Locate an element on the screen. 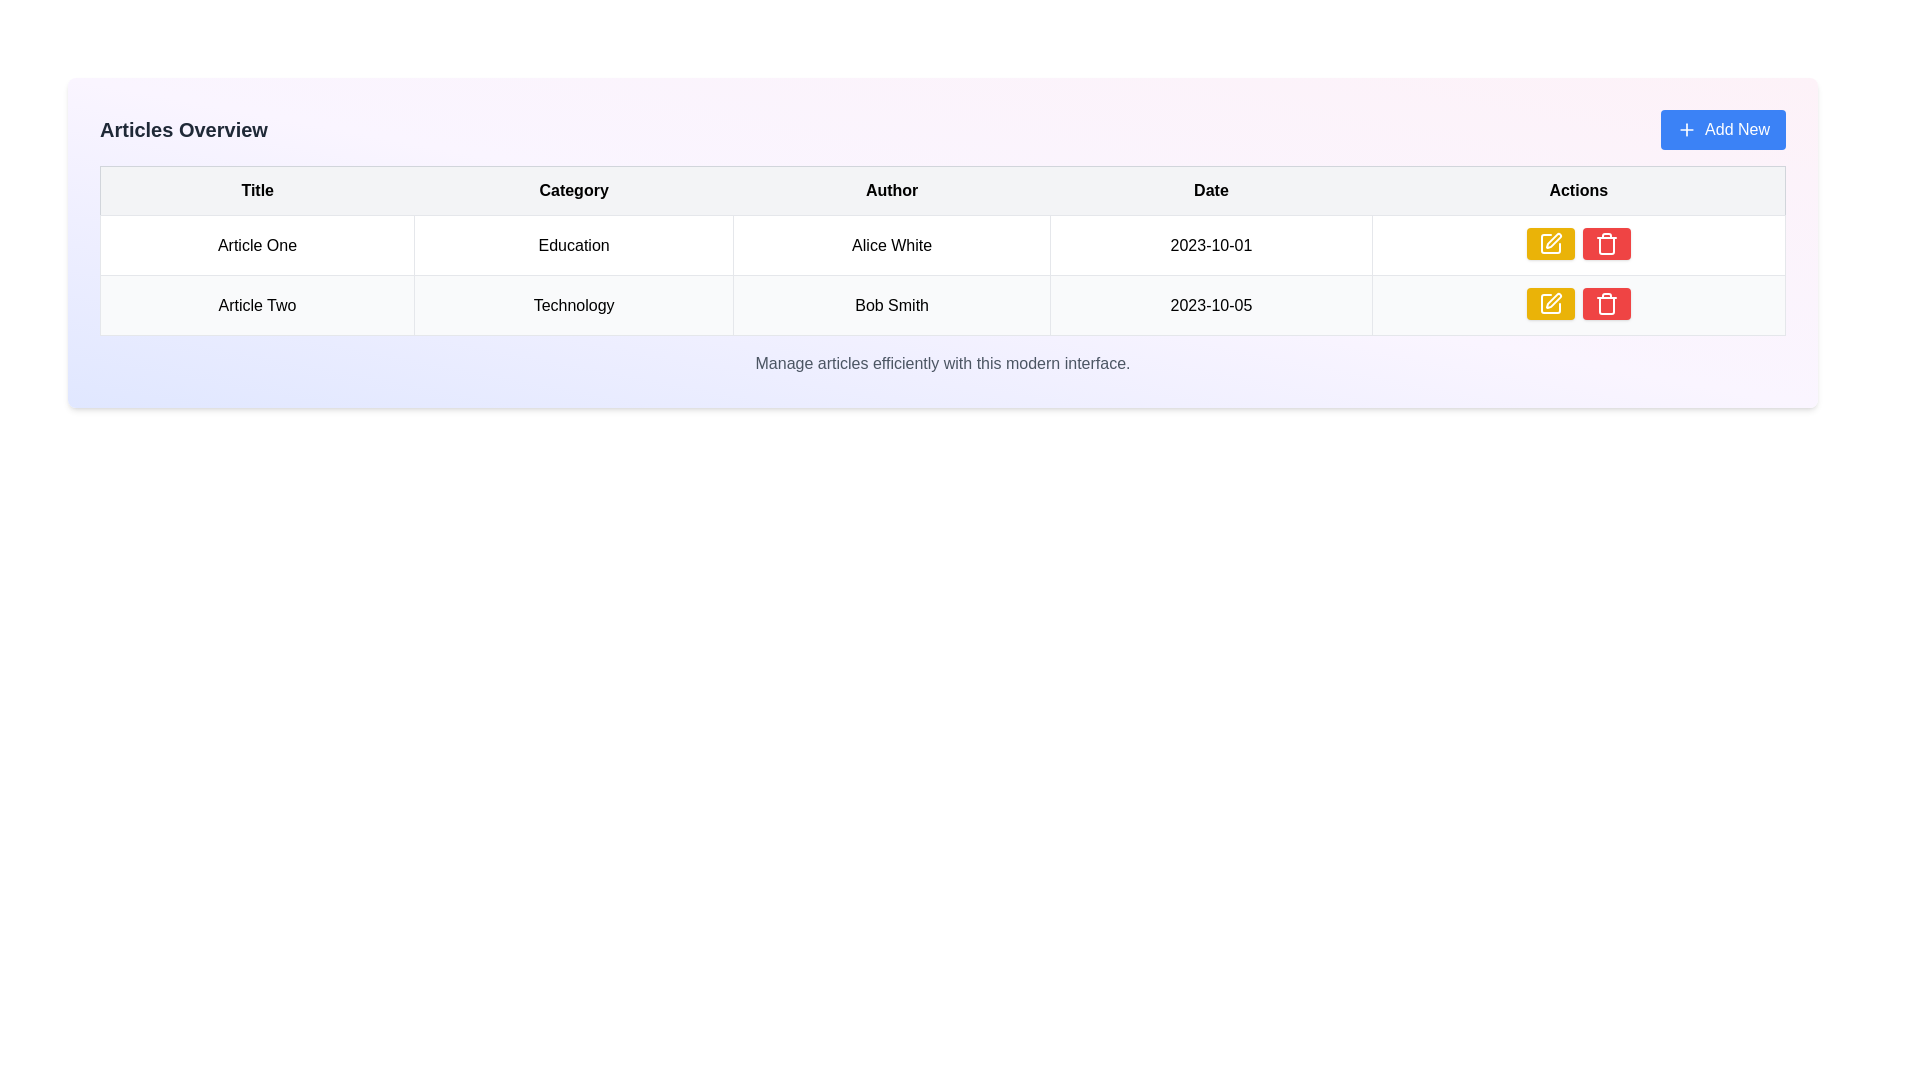 This screenshot has width=1920, height=1080. the pen icon in the 'Actions' section of the second row in the table to initiate editing is located at coordinates (1552, 300).